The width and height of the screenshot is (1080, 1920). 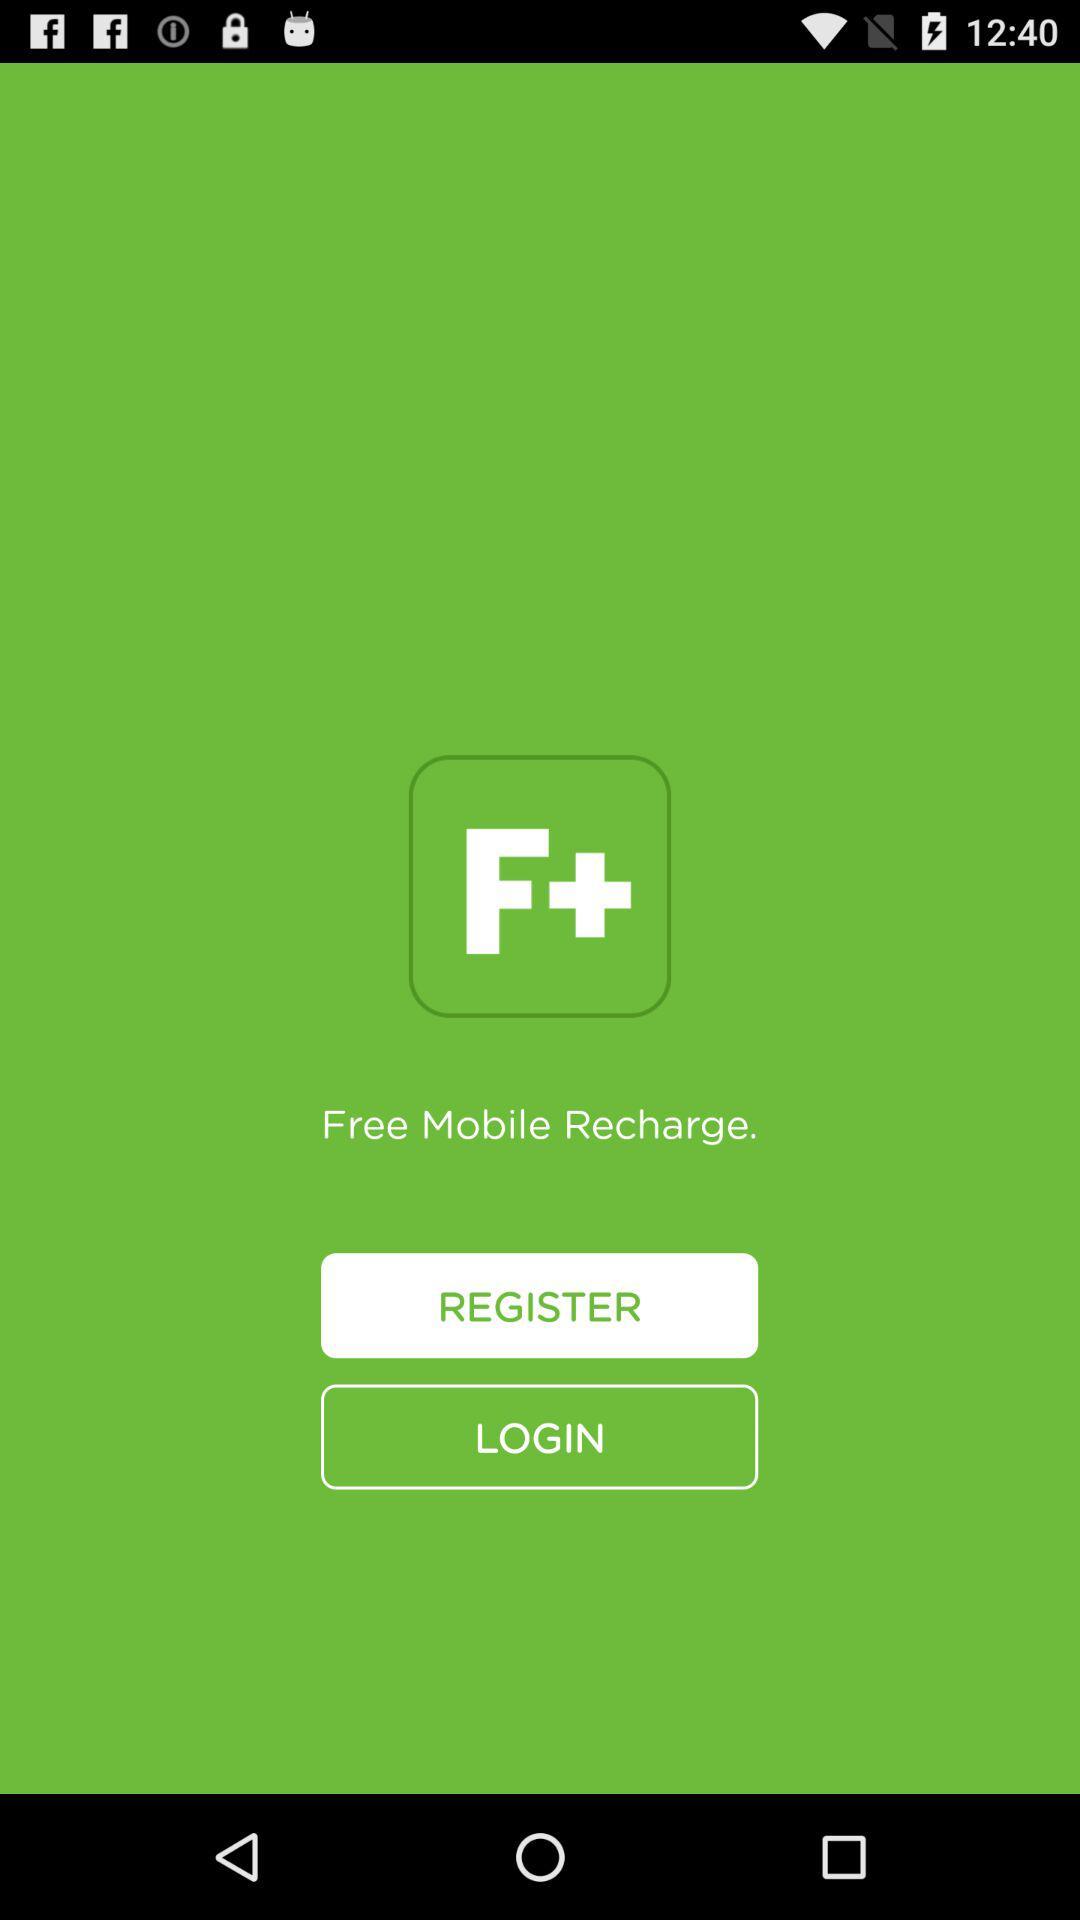 What do you see at coordinates (538, 1305) in the screenshot?
I see `register button` at bounding box center [538, 1305].